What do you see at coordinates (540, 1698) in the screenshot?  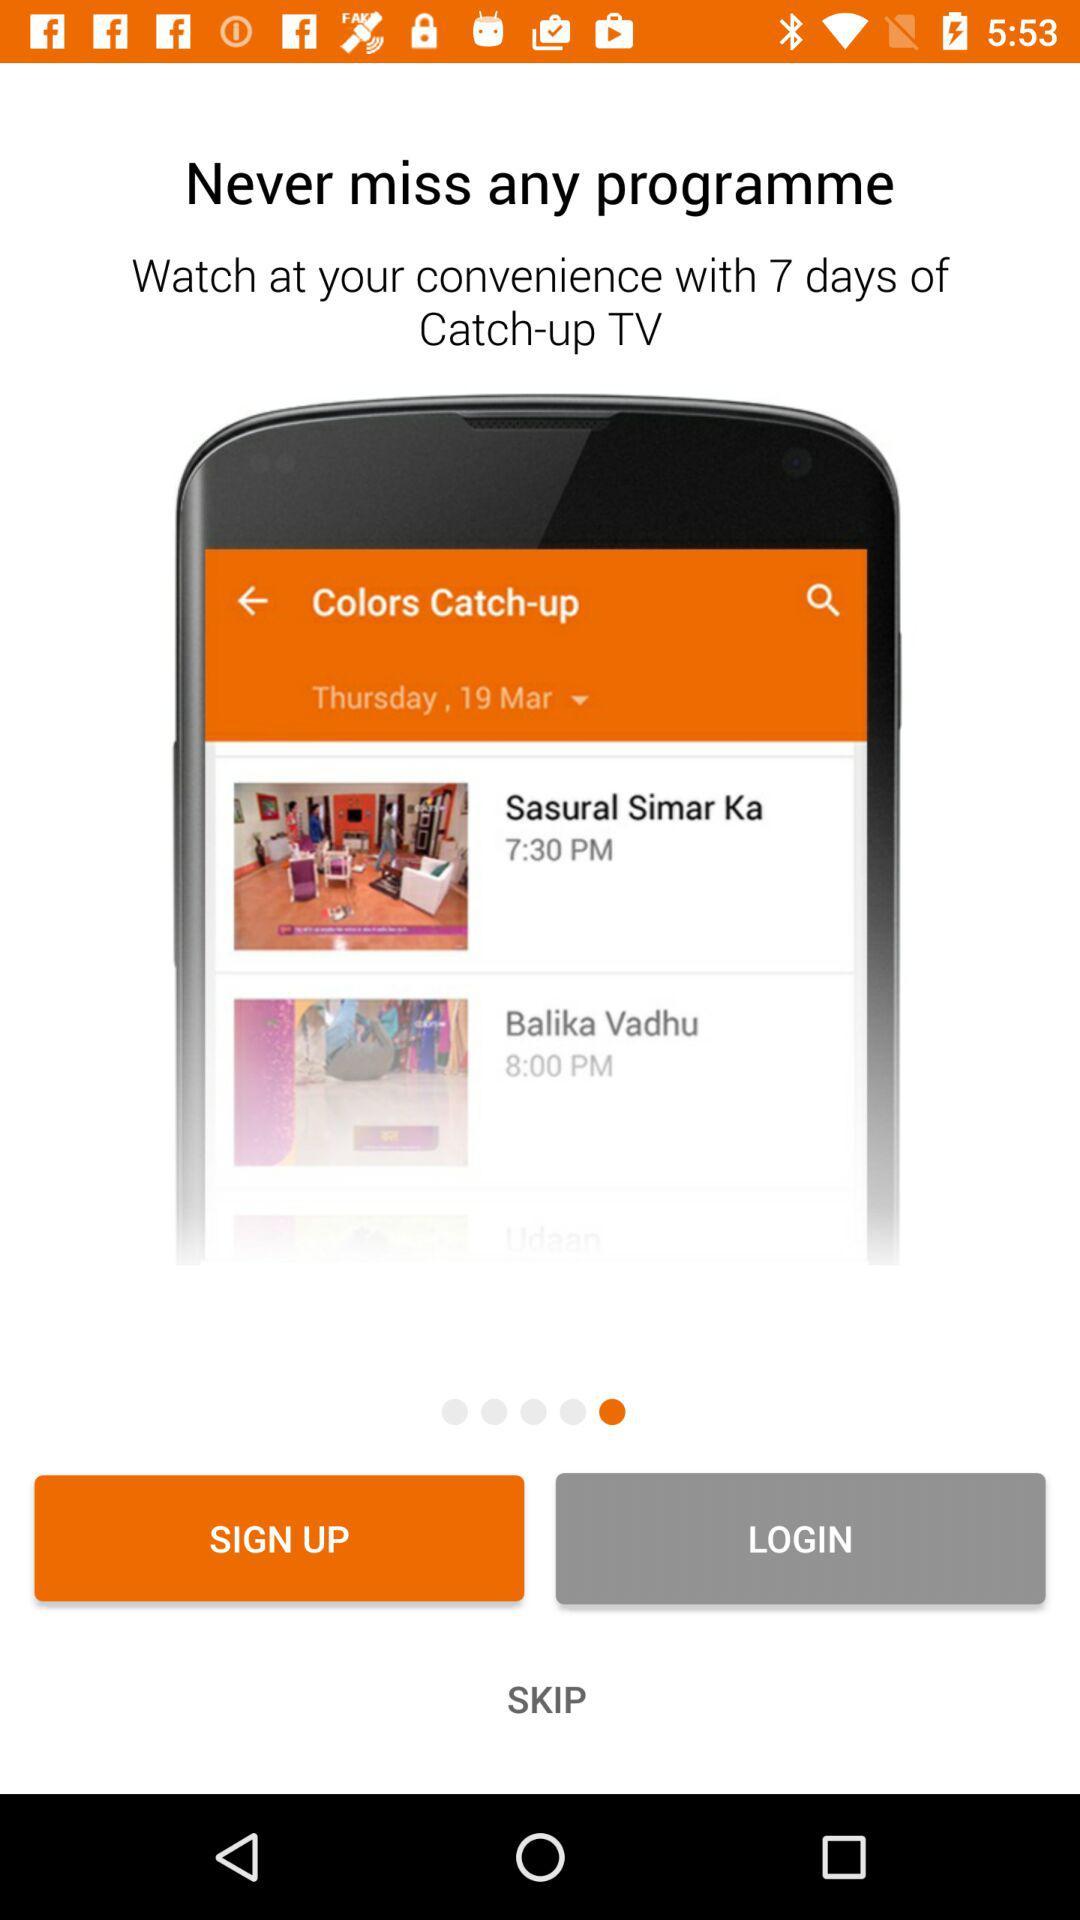 I see `the icon below the login item` at bounding box center [540, 1698].